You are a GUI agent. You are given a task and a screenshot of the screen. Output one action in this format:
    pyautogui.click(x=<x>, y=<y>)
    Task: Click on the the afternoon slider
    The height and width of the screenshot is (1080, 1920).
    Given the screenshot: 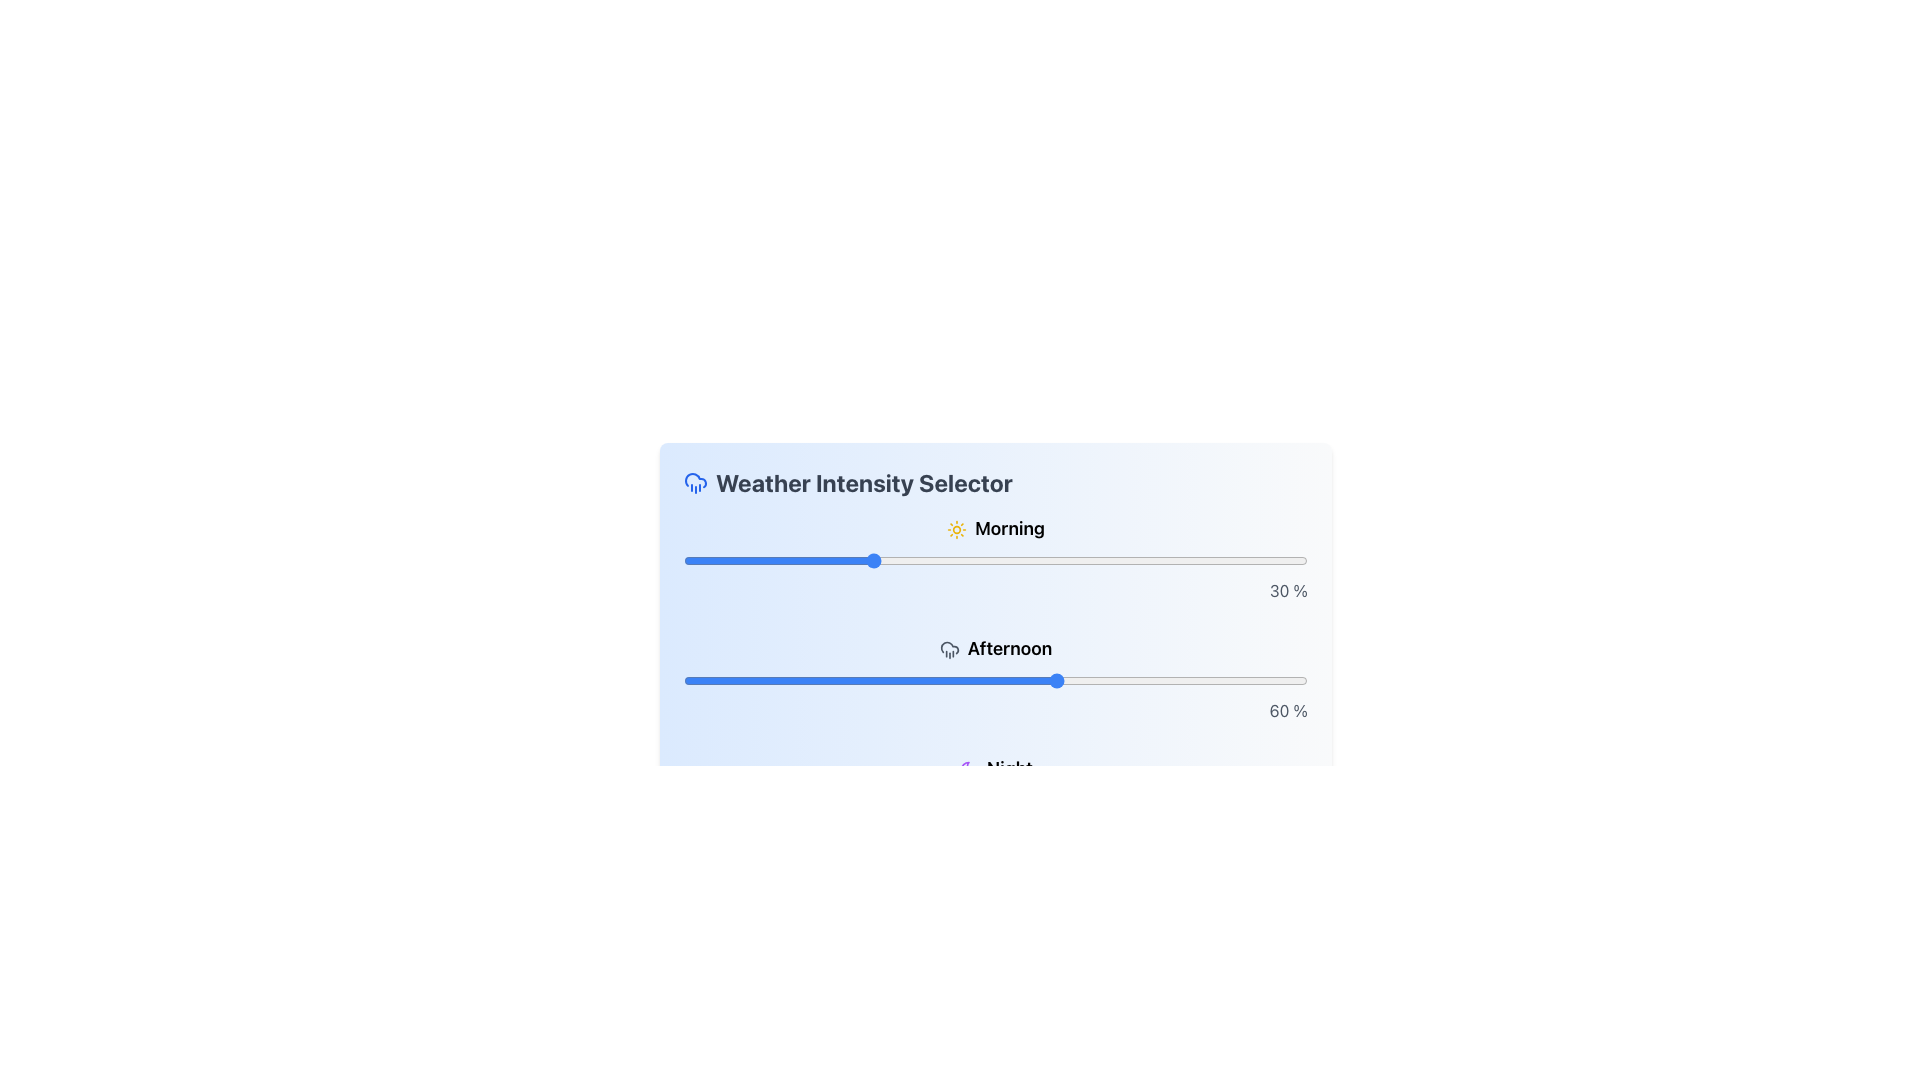 What is the action you would take?
    pyautogui.click(x=1225, y=680)
    